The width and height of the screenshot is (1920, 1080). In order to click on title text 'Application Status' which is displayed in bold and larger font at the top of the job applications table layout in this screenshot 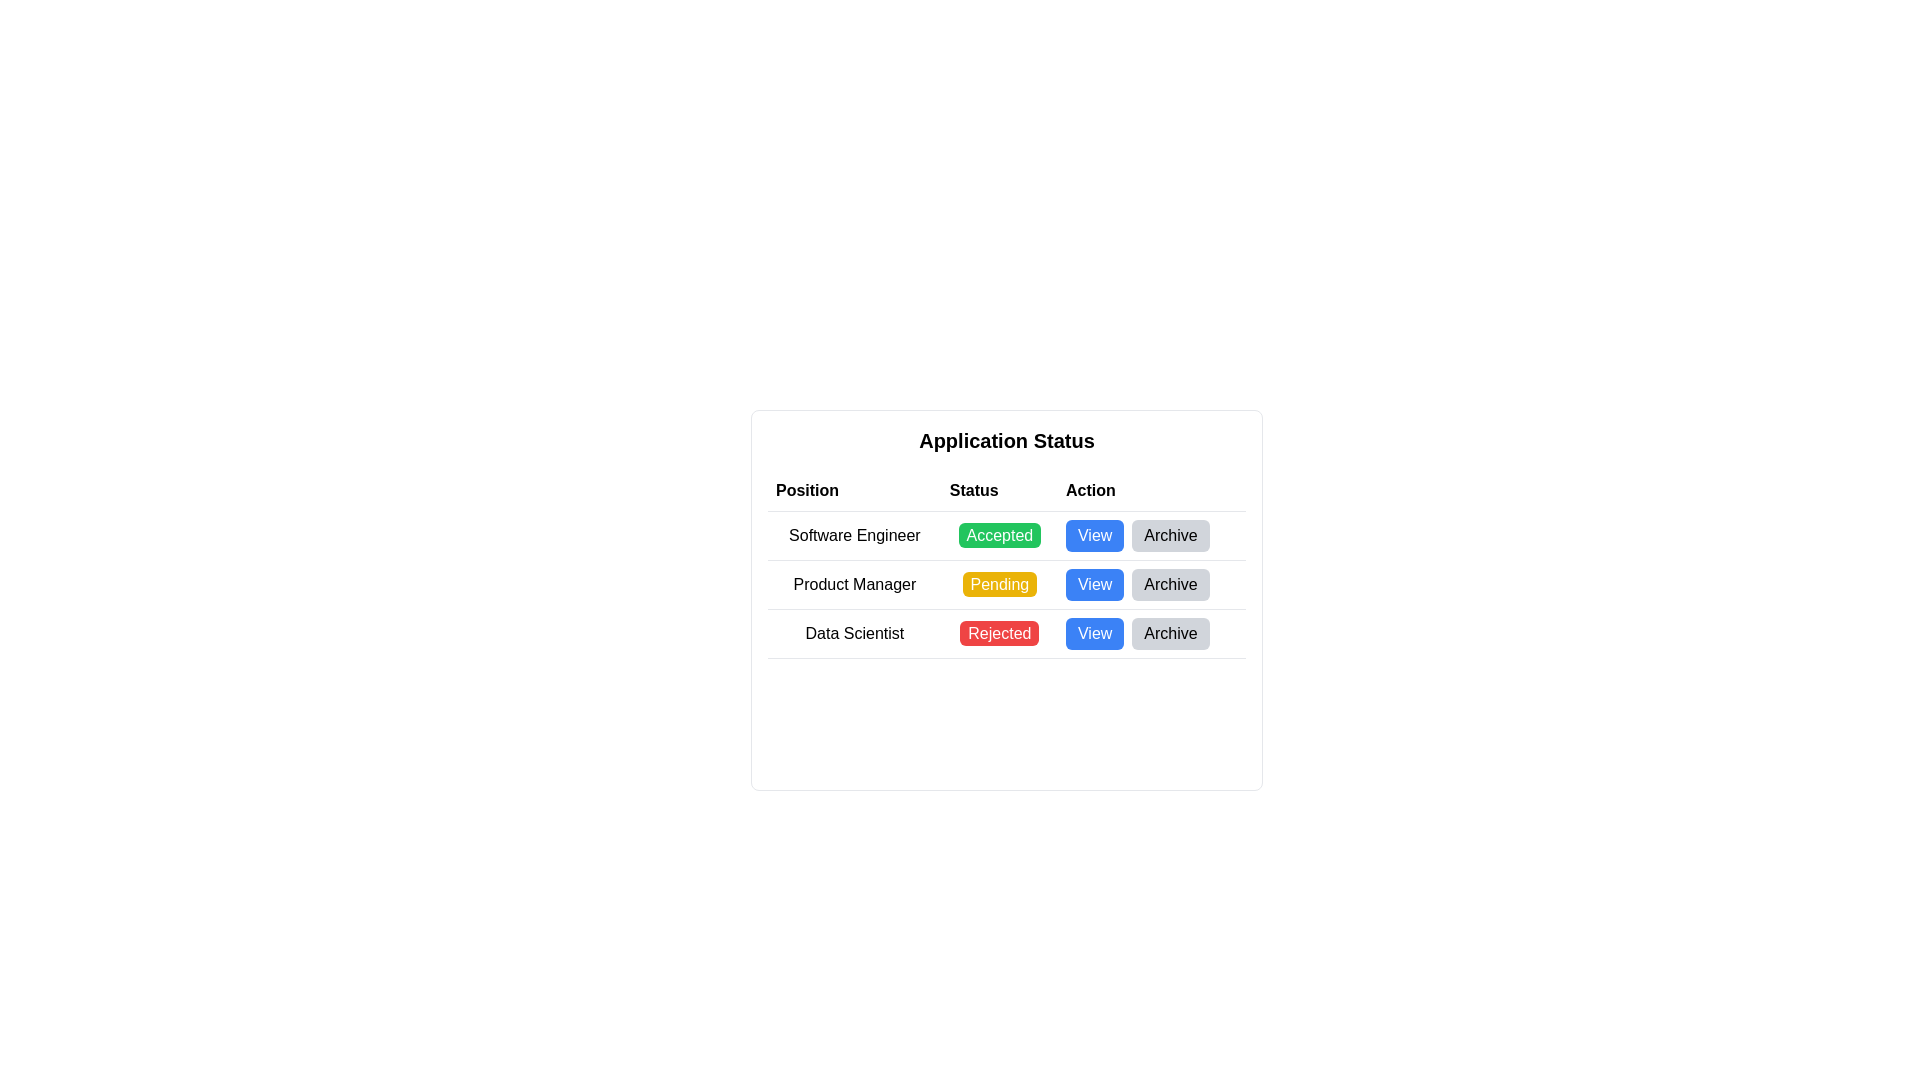, I will do `click(1007, 439)`.